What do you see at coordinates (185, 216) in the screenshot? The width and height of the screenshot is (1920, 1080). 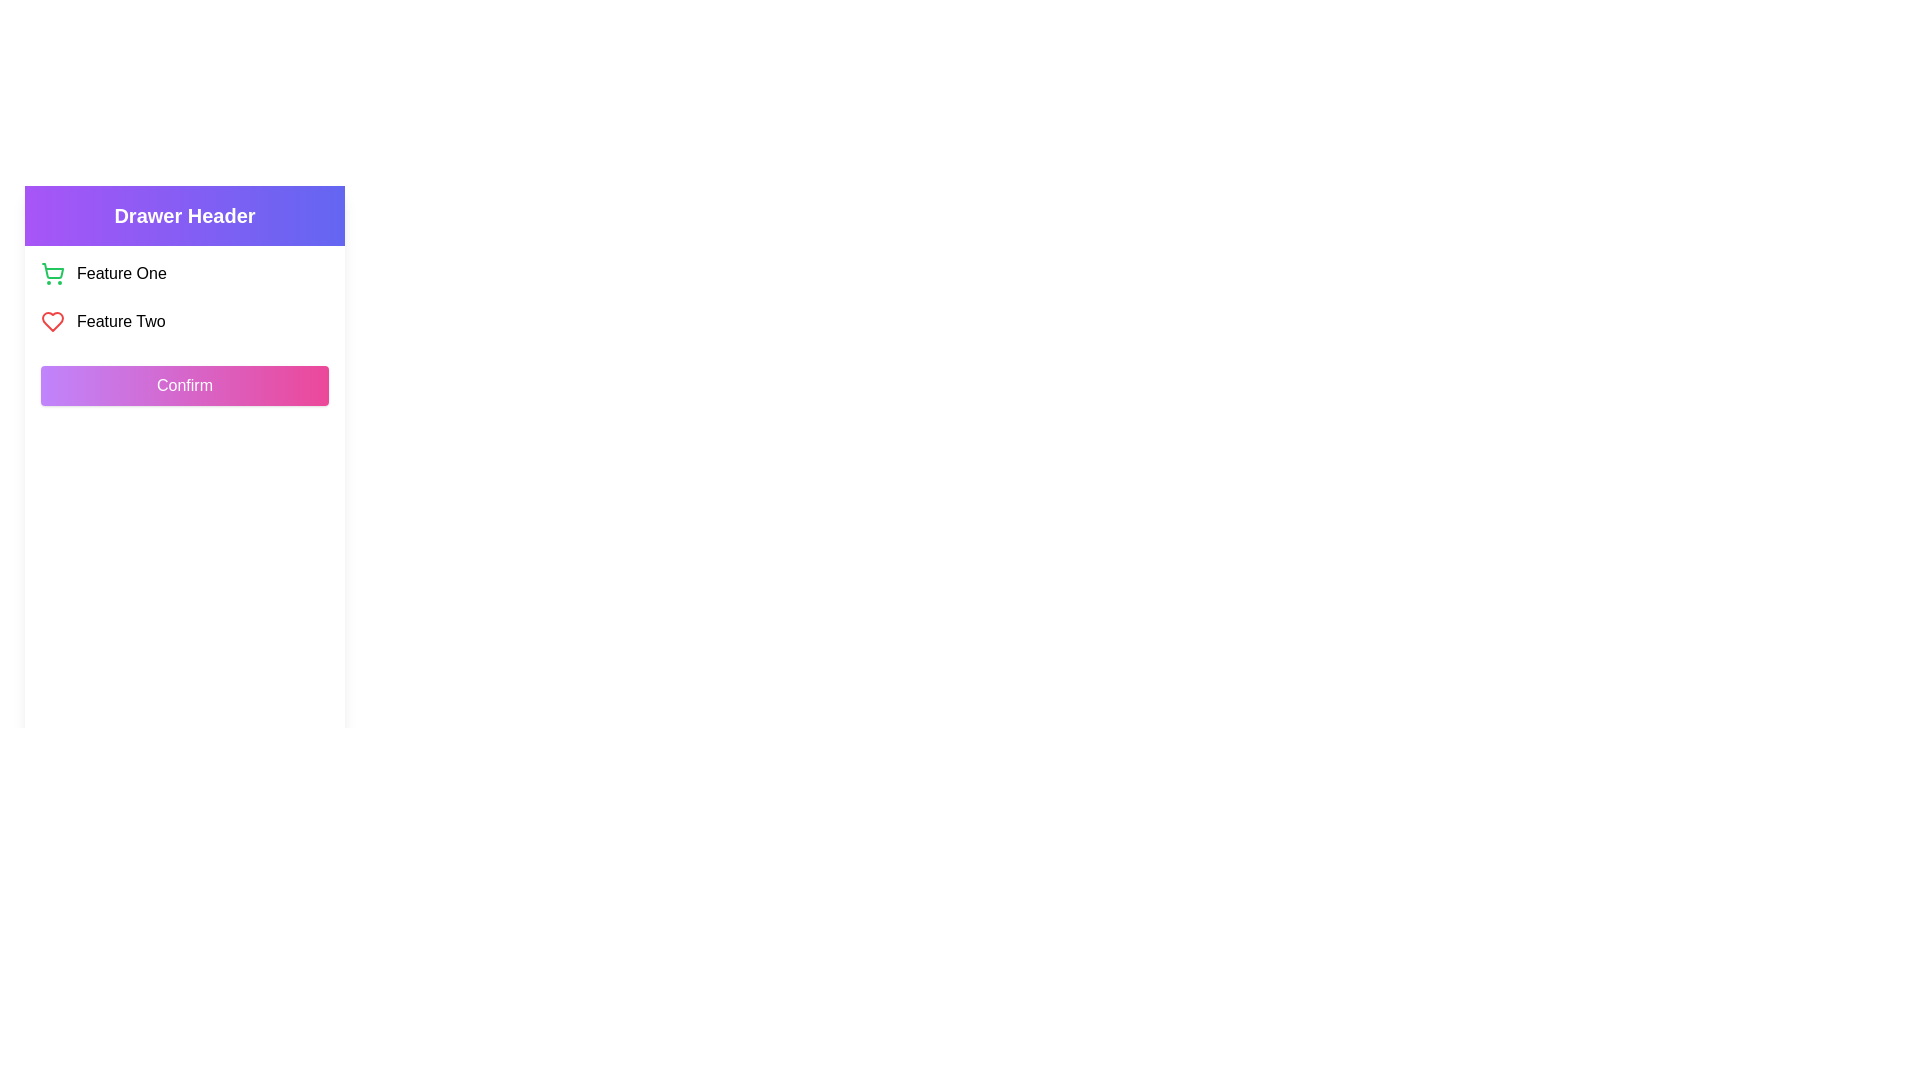 I see `the header labeled 'Drawer Header' with a gradient background, which is positioned at the top of the drawer interface` at bounding box center [185, 216].